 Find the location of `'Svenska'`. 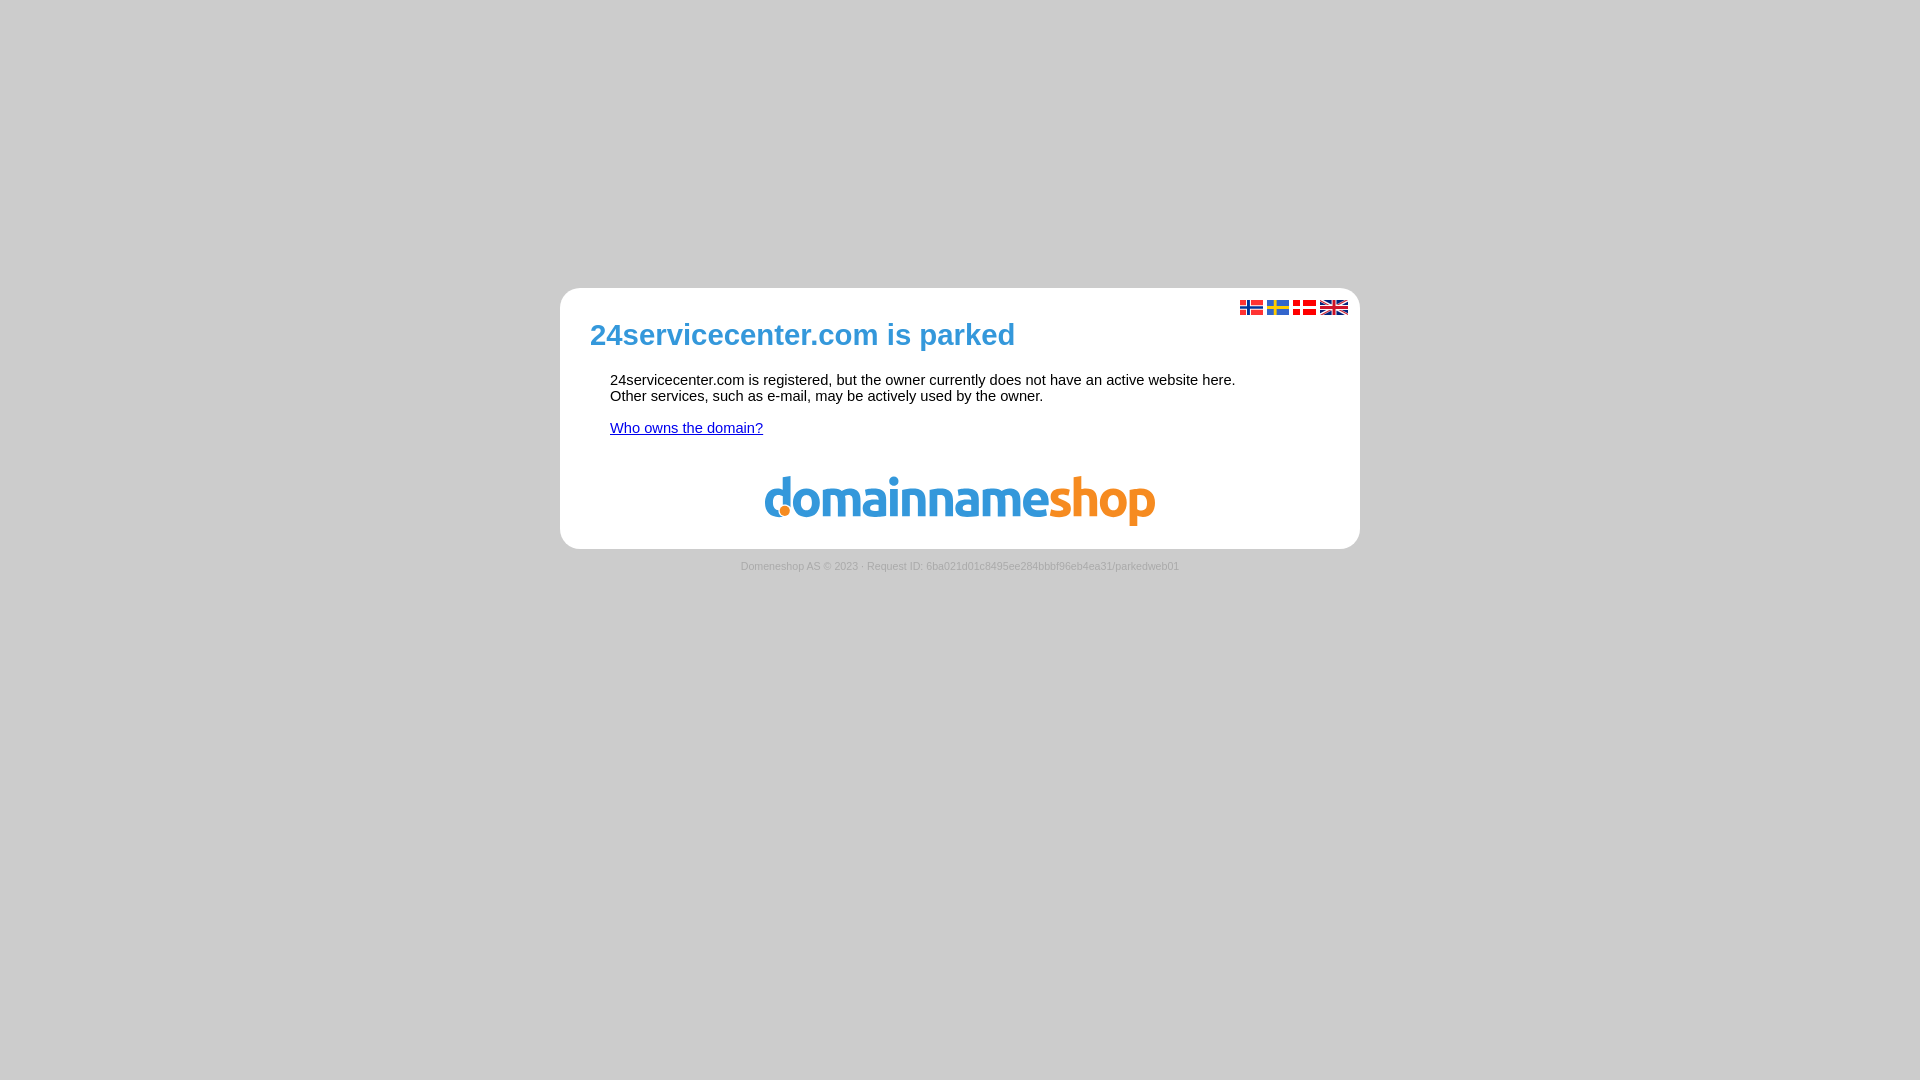

'Svenska' is located at coordinates (1265, 307).